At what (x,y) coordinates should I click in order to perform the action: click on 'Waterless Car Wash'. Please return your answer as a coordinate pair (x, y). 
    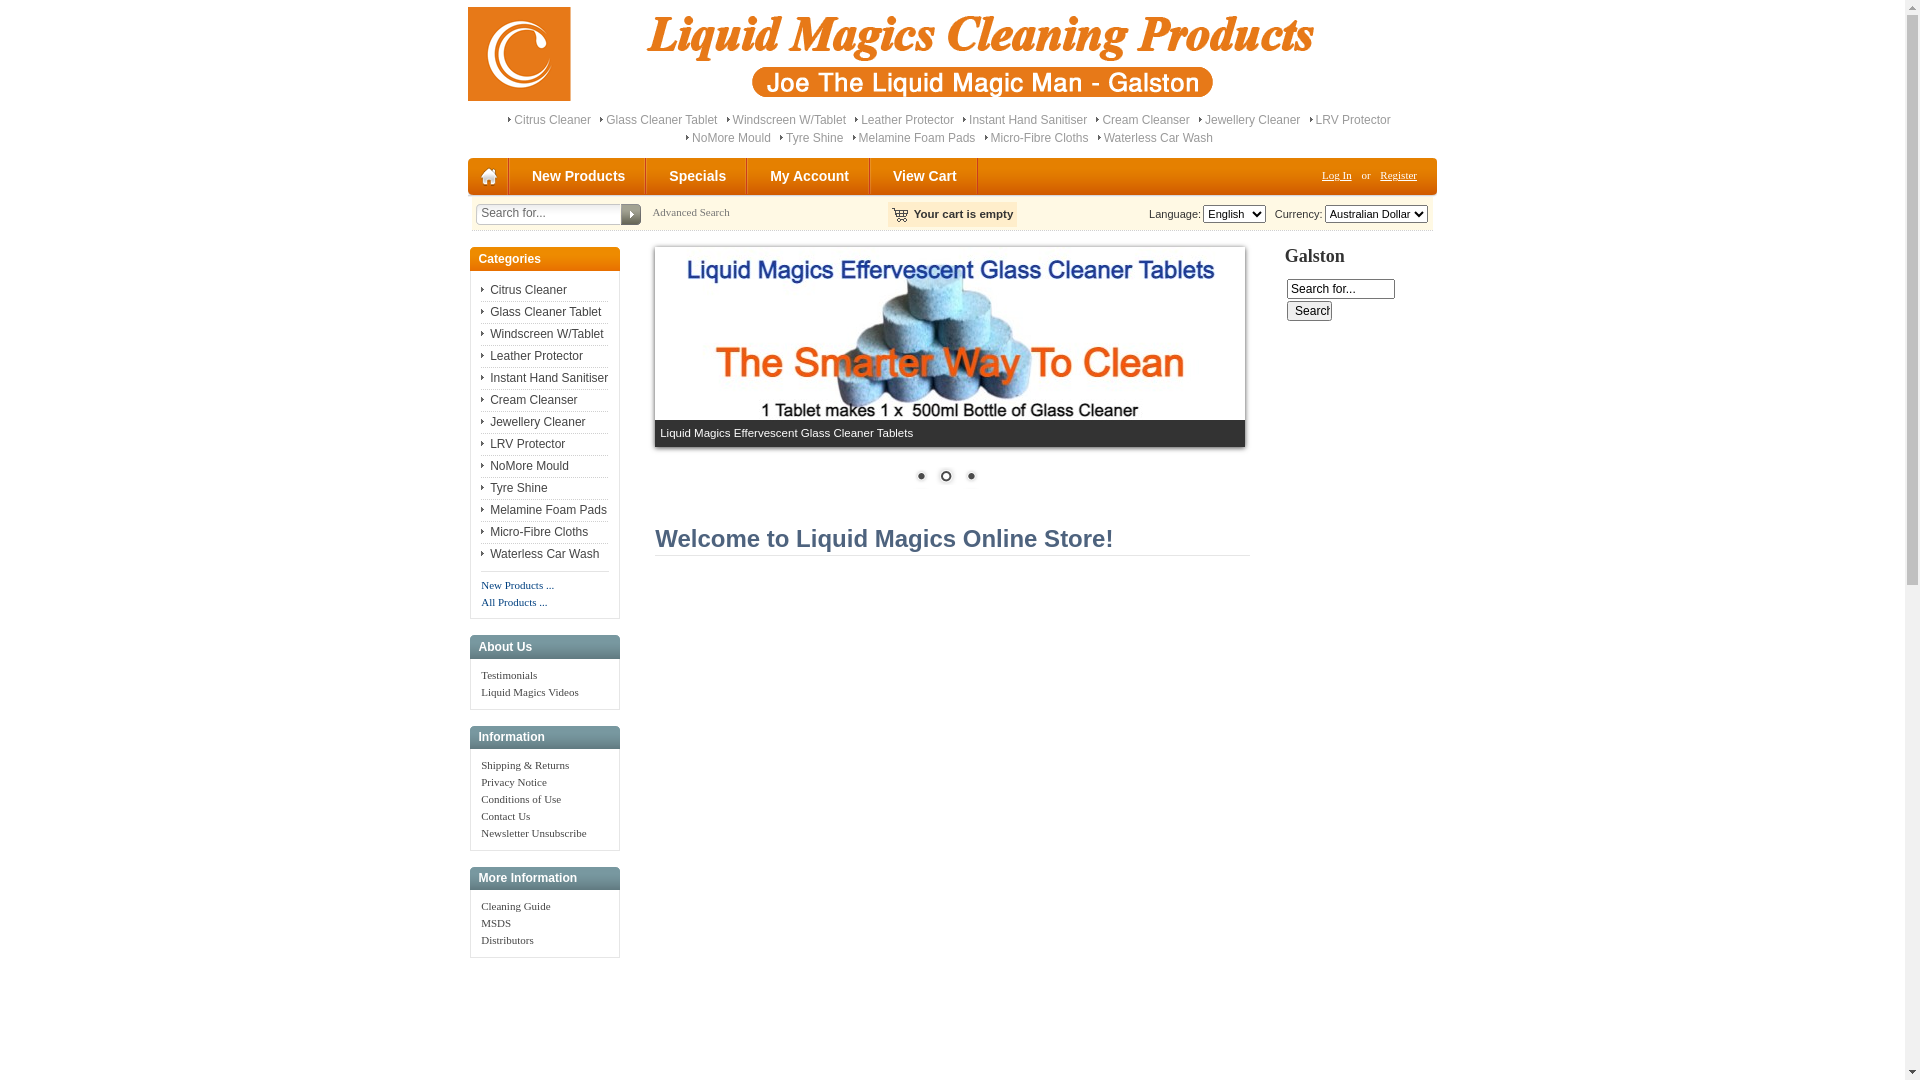
    Looking at the image, I should click on (539, 554).